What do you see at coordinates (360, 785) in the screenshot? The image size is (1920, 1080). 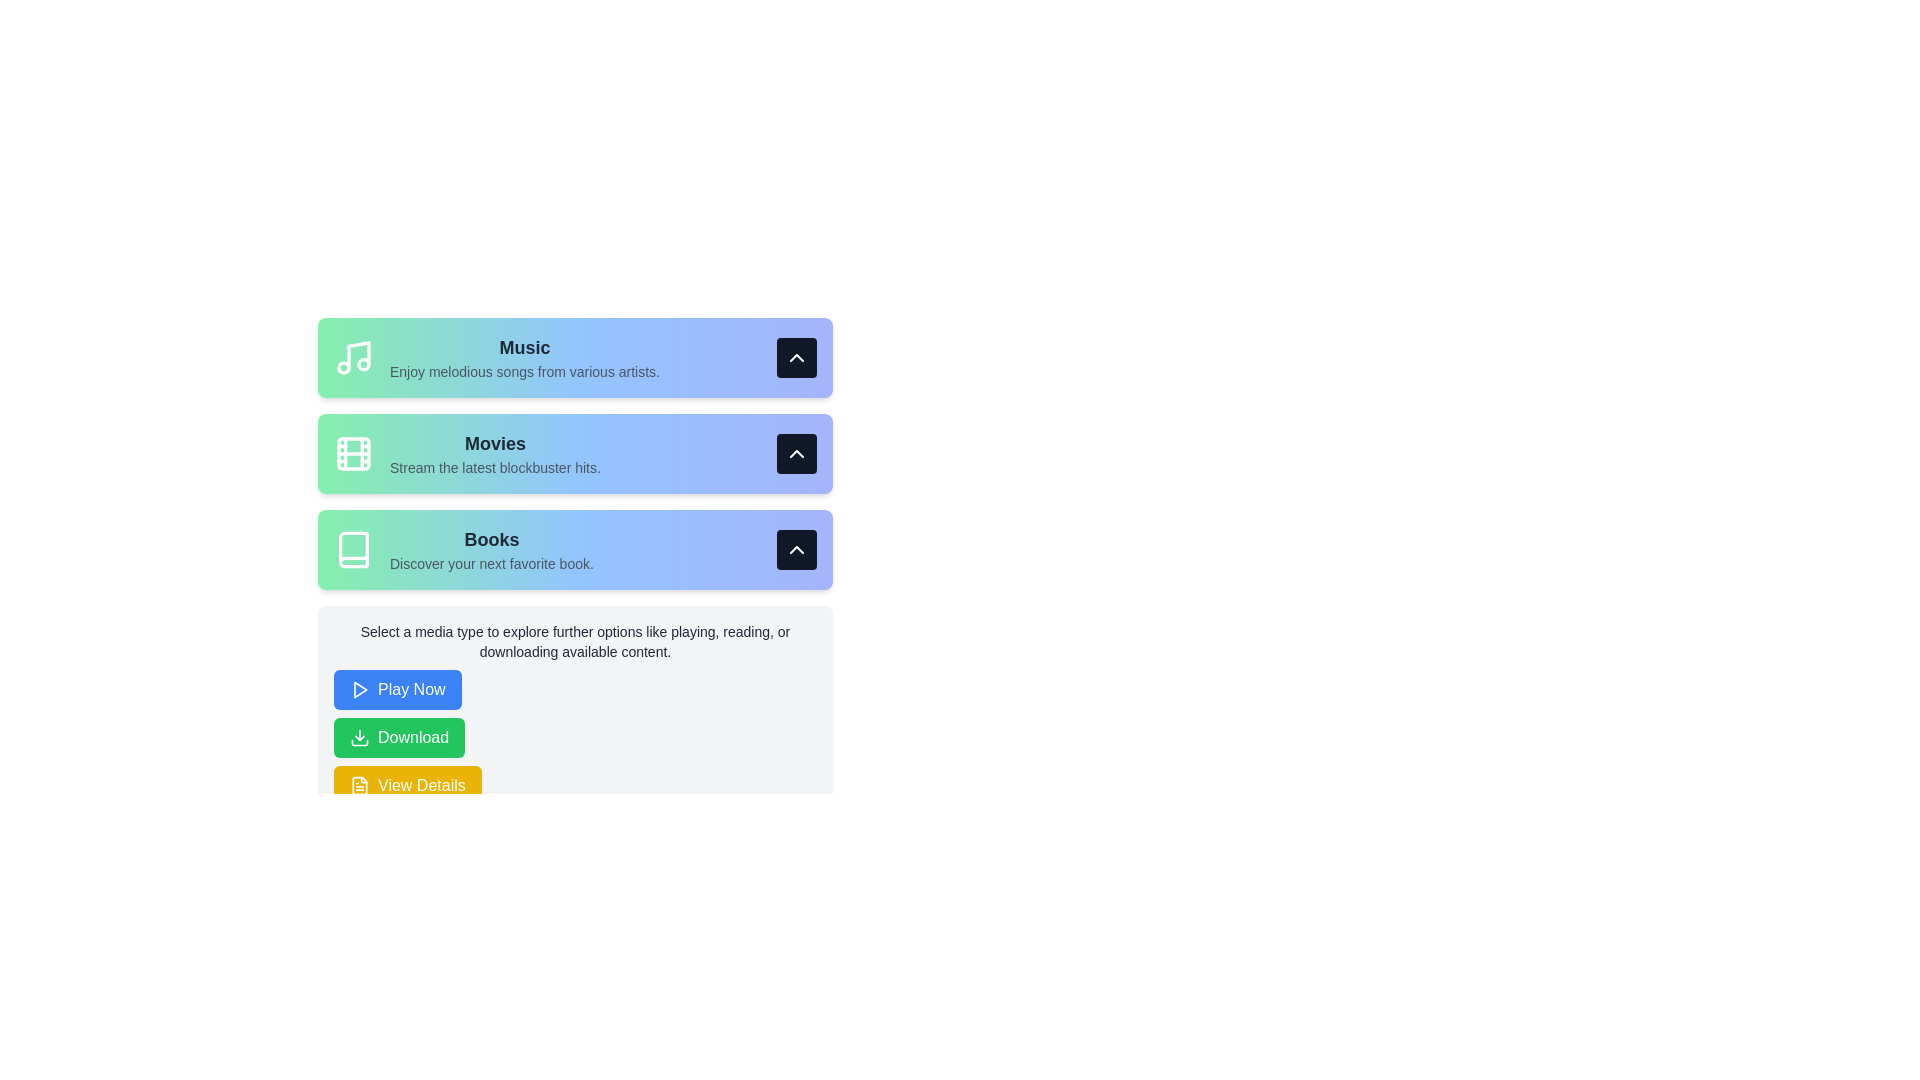 I see `the decorative icon (SVG image) that visually represents the document-related functionality adjacent to the 'View Details' button` at bounding box center [360, 785].